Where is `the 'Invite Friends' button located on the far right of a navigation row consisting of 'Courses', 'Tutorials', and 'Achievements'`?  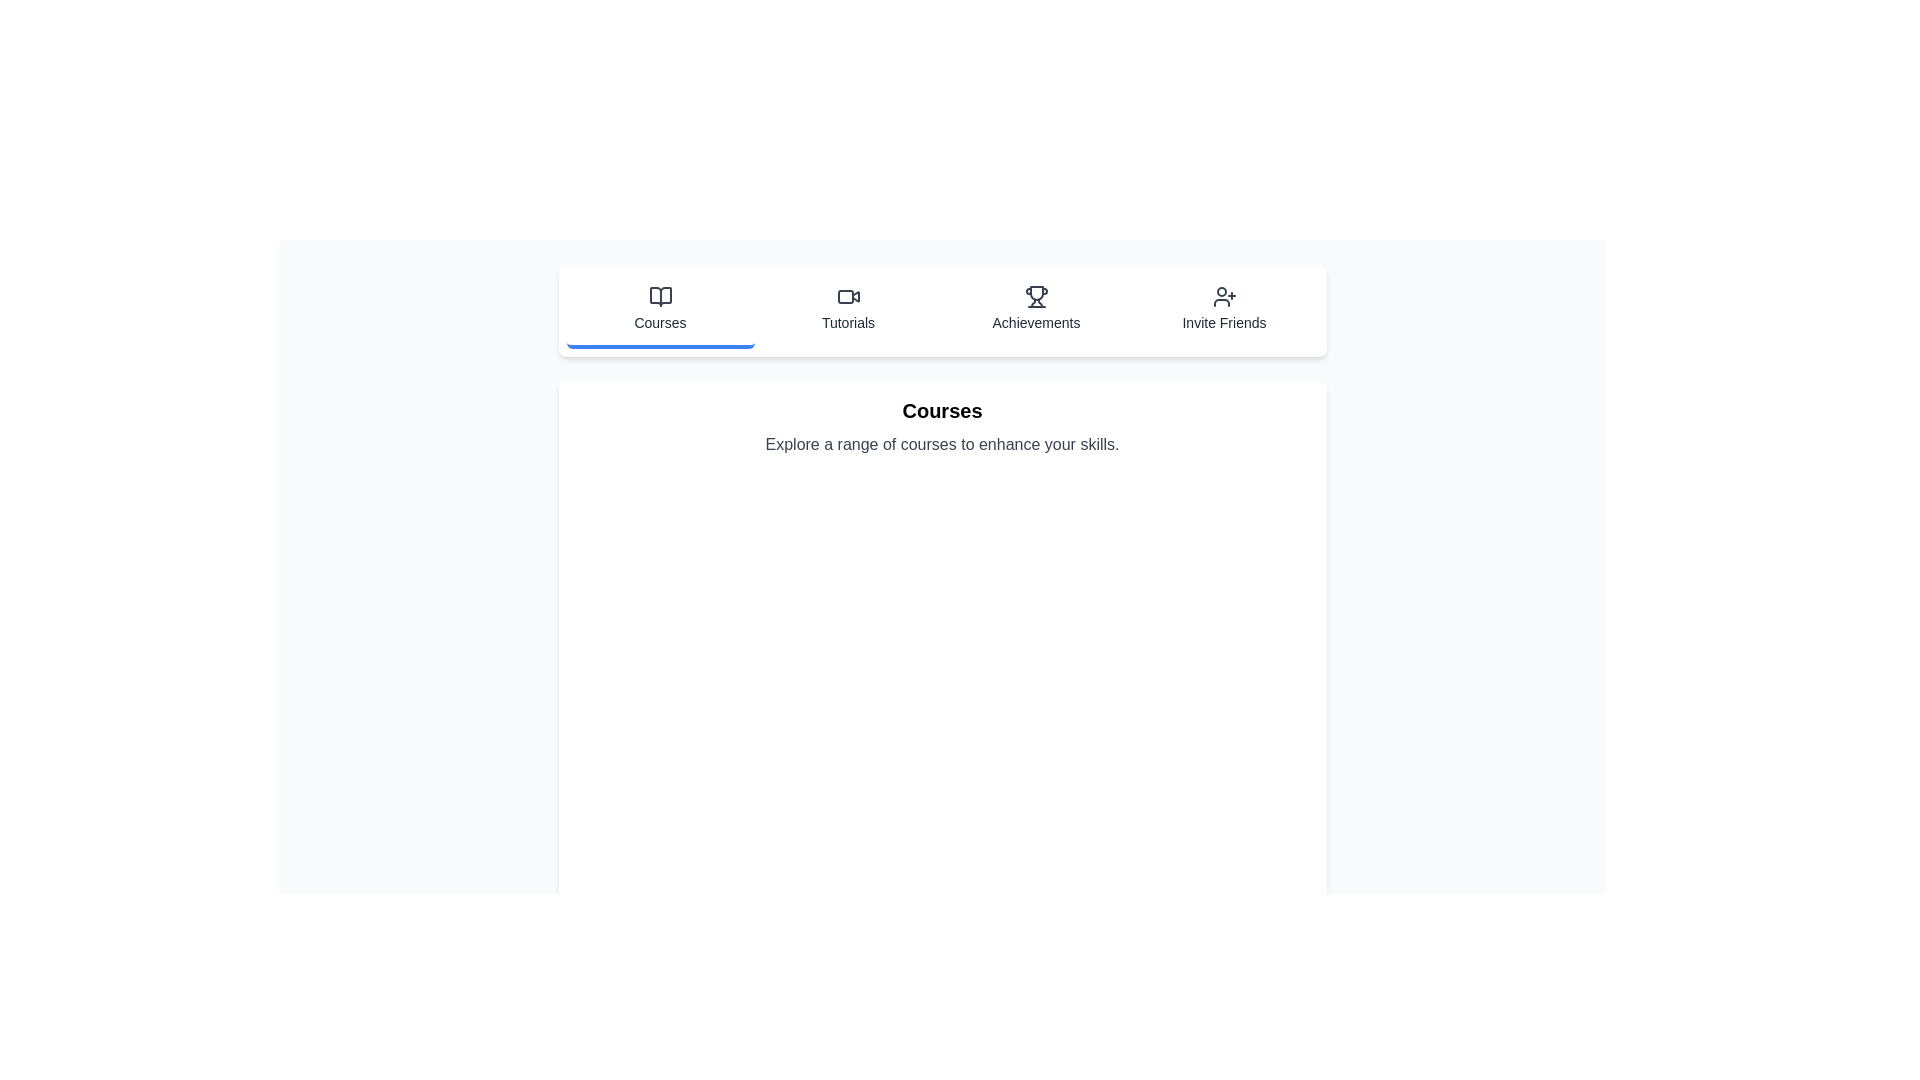
the 'Invite Friends' button located on the far right of a navigation row consisting of 'Courses', 'Tutorials', and 'Achievements' is located at coordinates (1223, 311).